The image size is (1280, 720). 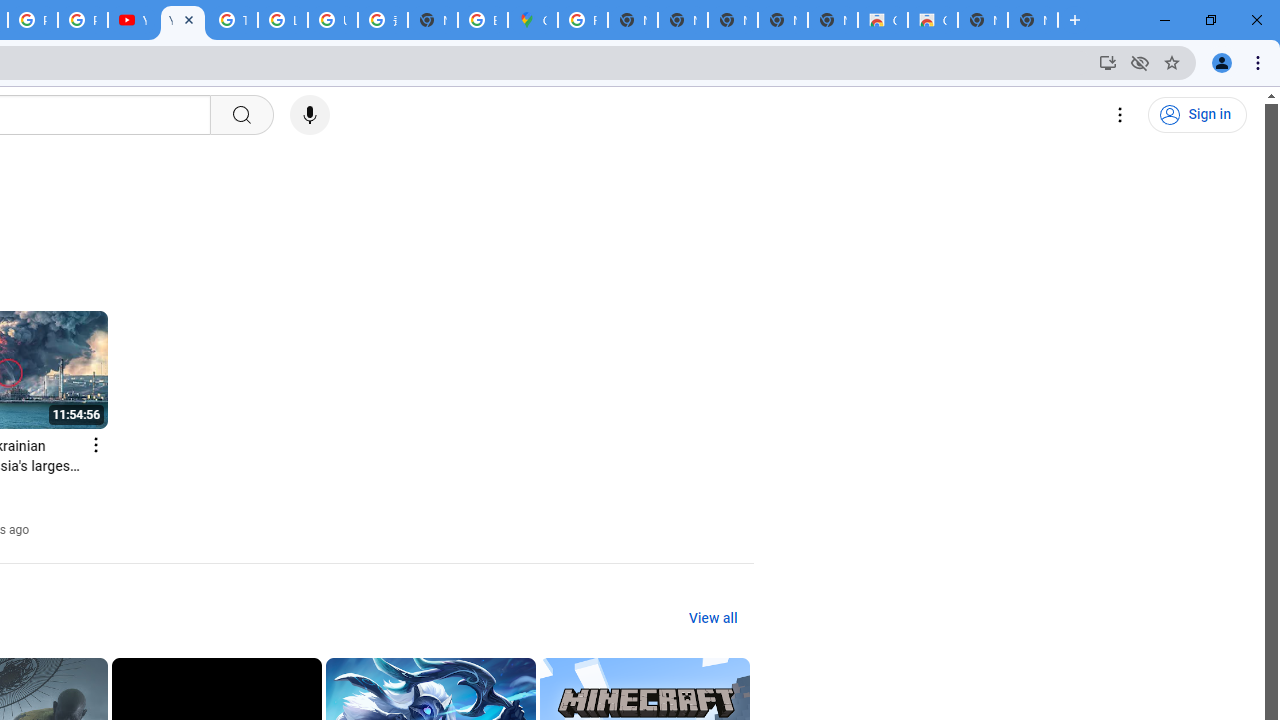 I want to click on 'YouTube', so click(x=131, y=20).